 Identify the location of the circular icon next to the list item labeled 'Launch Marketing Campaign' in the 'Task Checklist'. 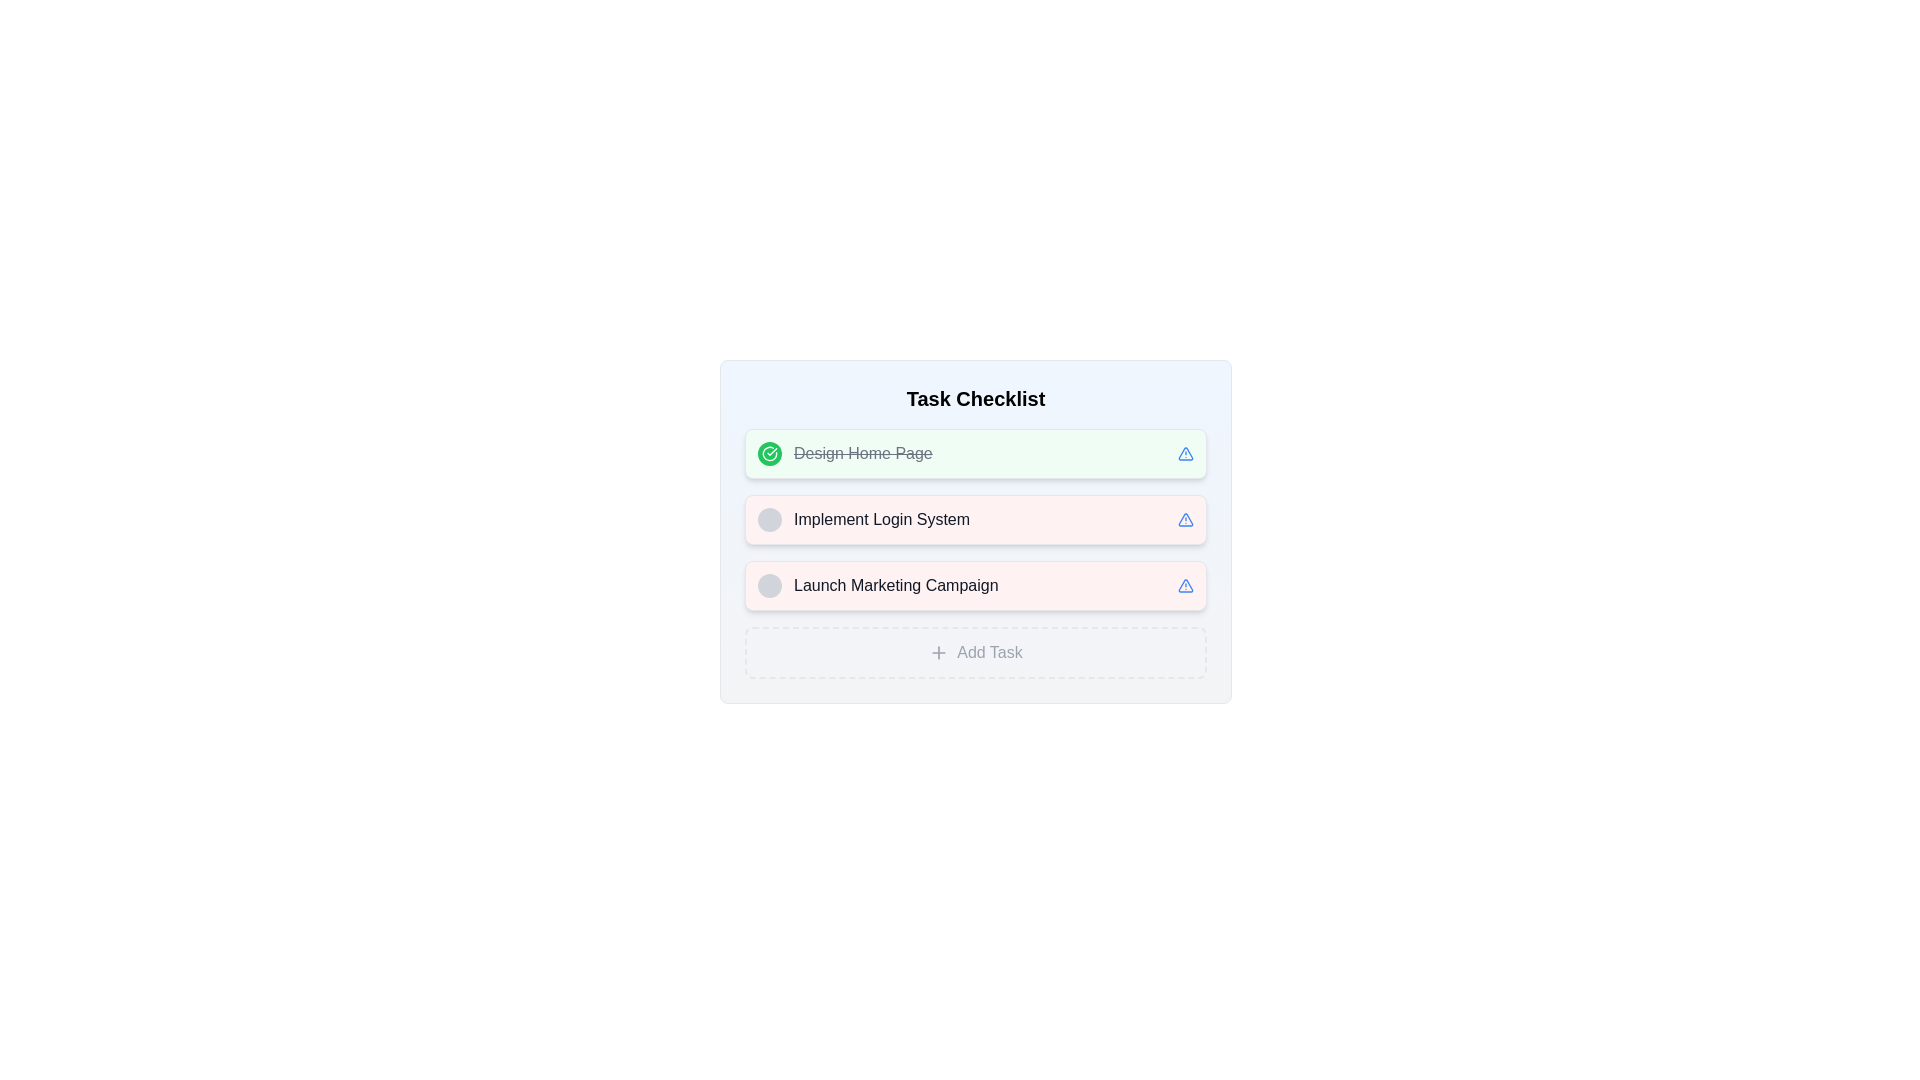
(878, 585).